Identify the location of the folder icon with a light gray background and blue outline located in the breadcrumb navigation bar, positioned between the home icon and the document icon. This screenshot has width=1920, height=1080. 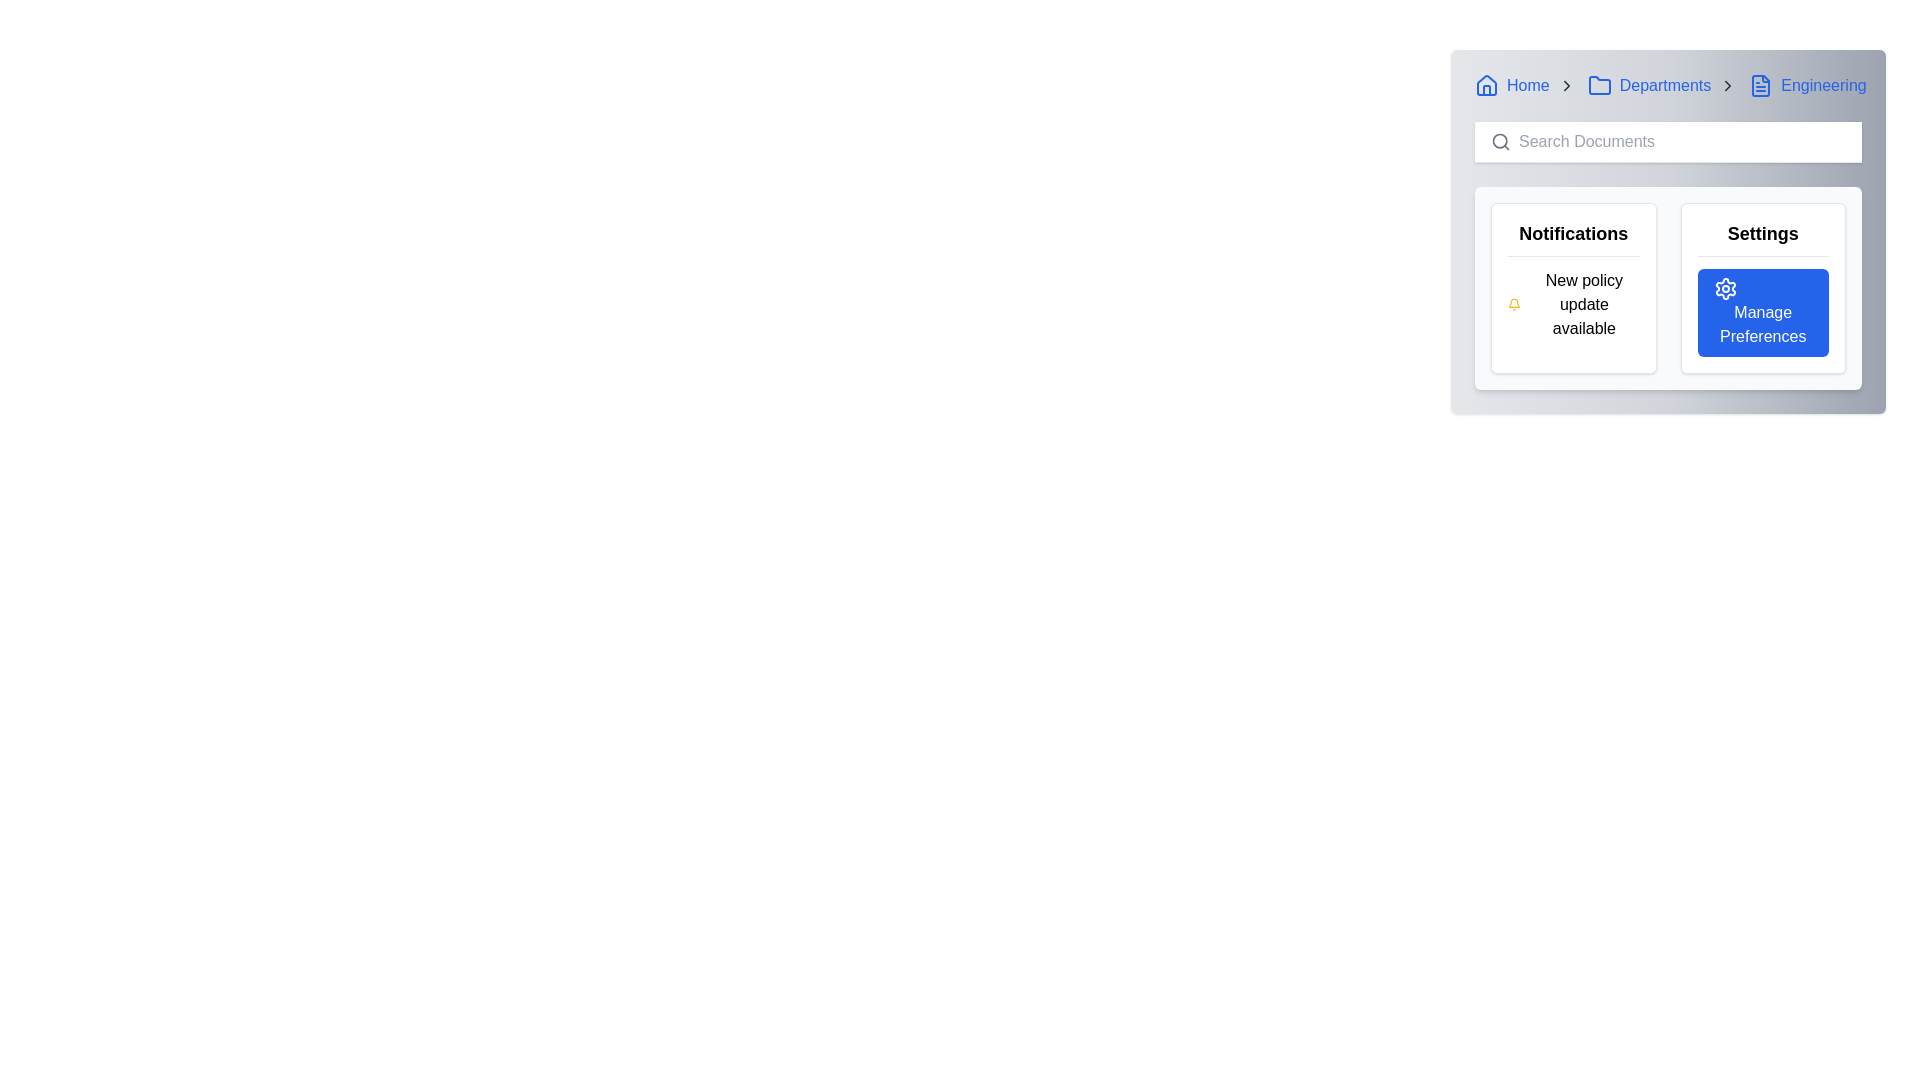
(1598, 84).